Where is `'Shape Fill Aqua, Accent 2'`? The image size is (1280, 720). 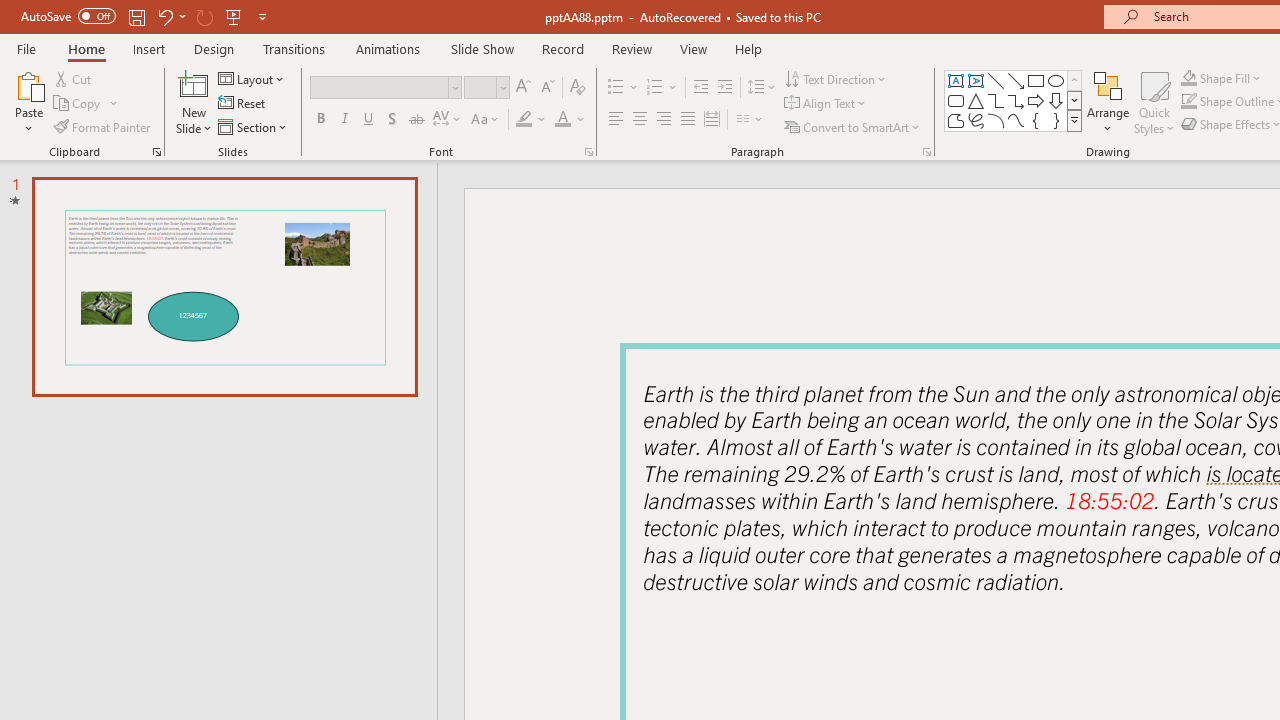
'Shape Fill Aqua, Accent 2' is located at coordinates (1189, 77).